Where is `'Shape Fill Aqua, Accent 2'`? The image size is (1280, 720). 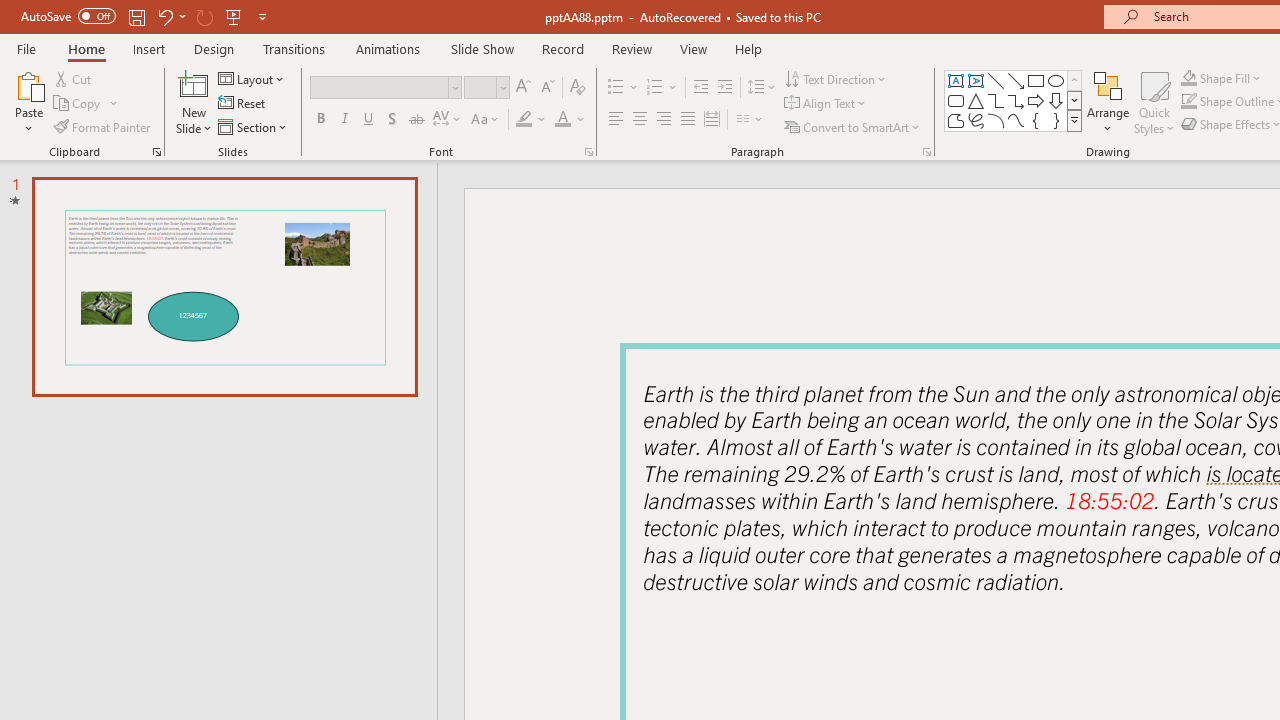
'Shape Fill Aqua, Accent 2' is located at coordinates (1189, 77).